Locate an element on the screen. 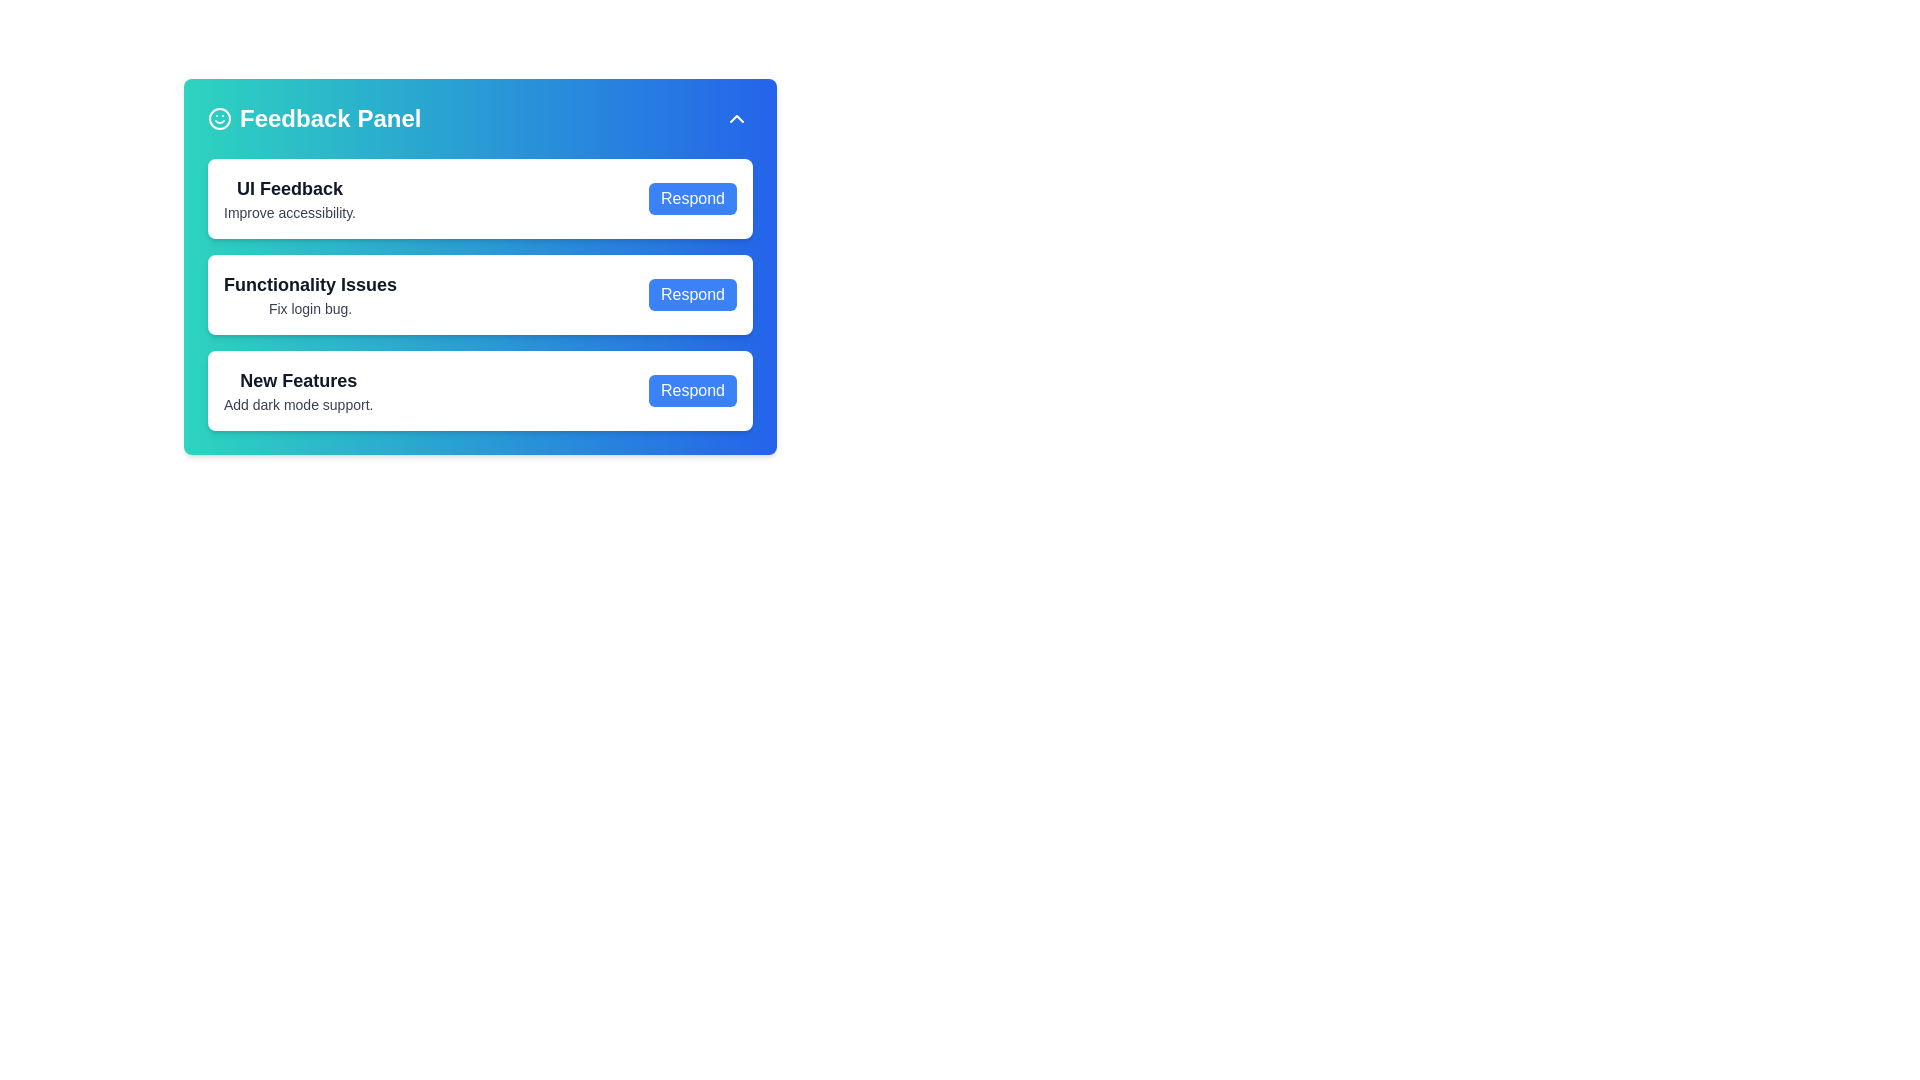  the button labeled 'UI Feedback' located at the far right of the feedback panel to initiate a response is located at coordinates (692, 199).